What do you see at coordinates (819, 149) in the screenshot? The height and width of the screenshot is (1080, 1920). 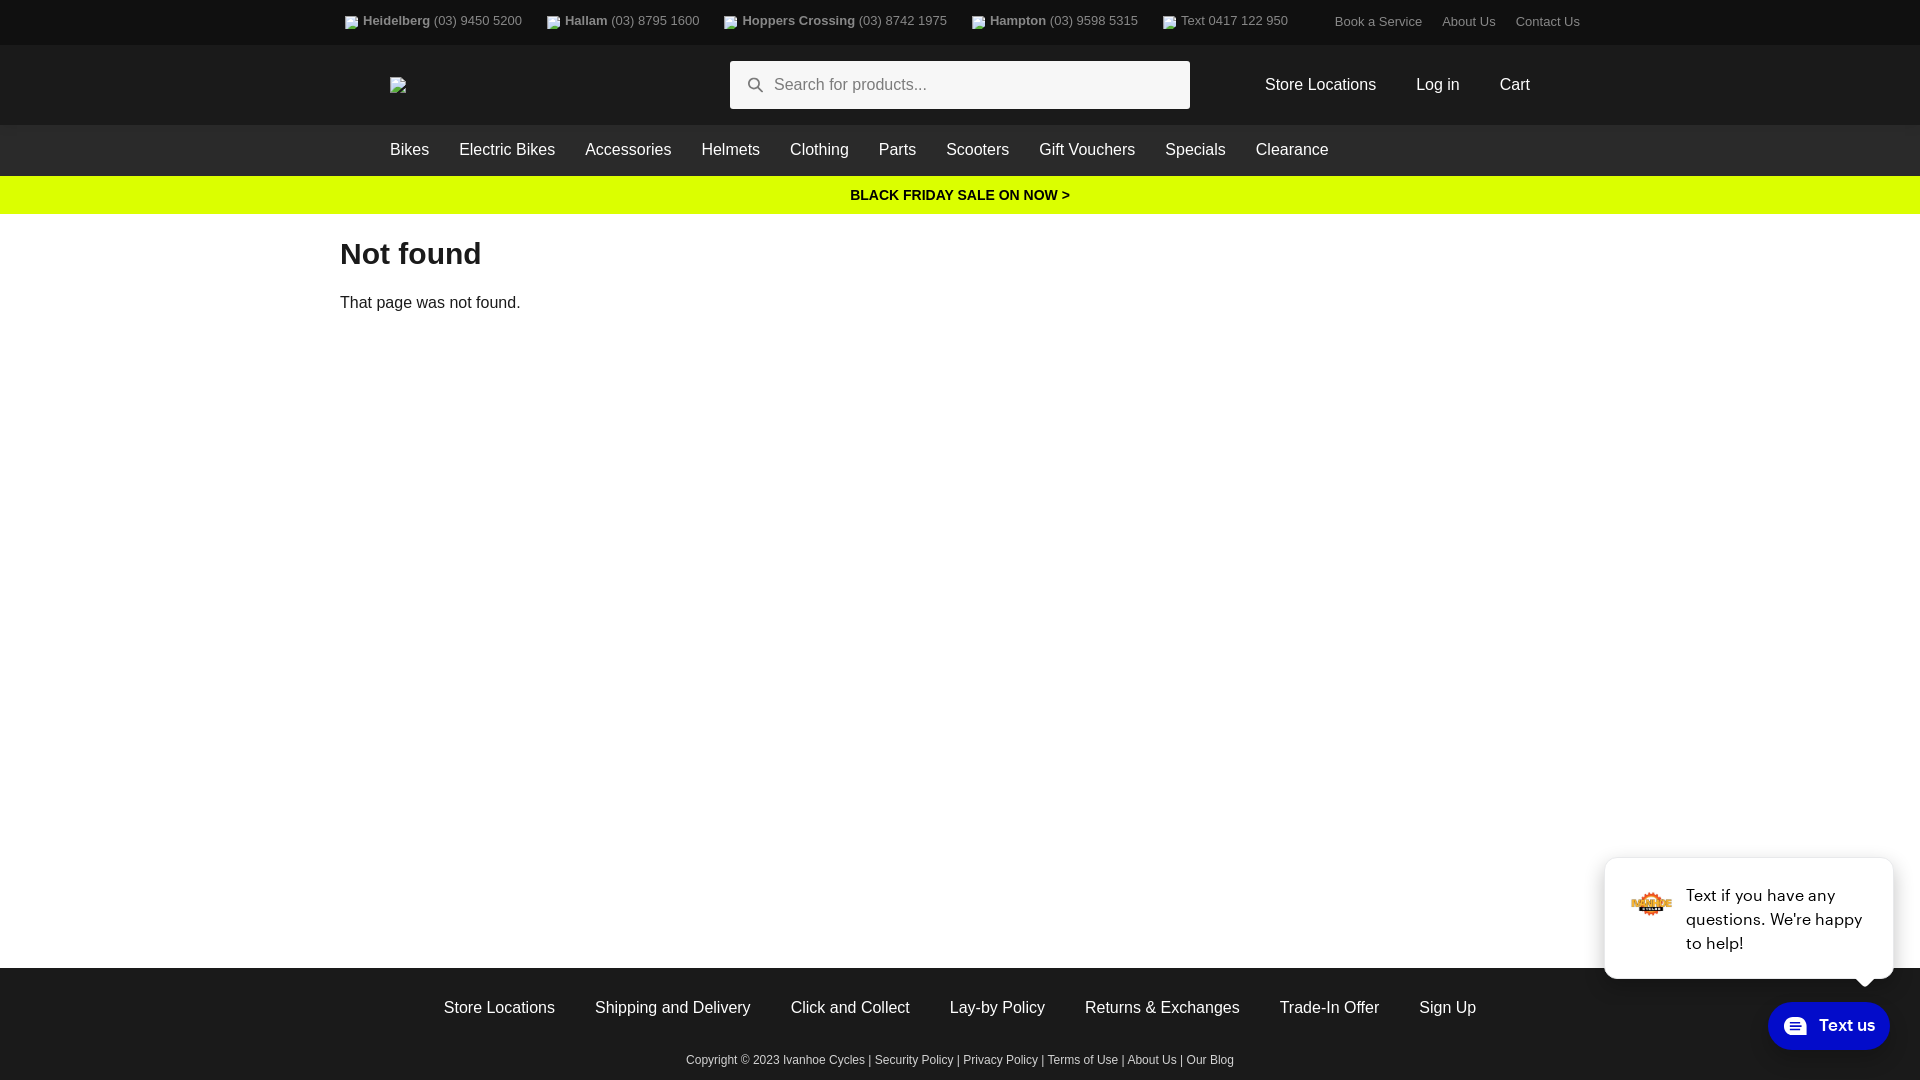 I see `'Clothing'` at bounding box center [819, 149].